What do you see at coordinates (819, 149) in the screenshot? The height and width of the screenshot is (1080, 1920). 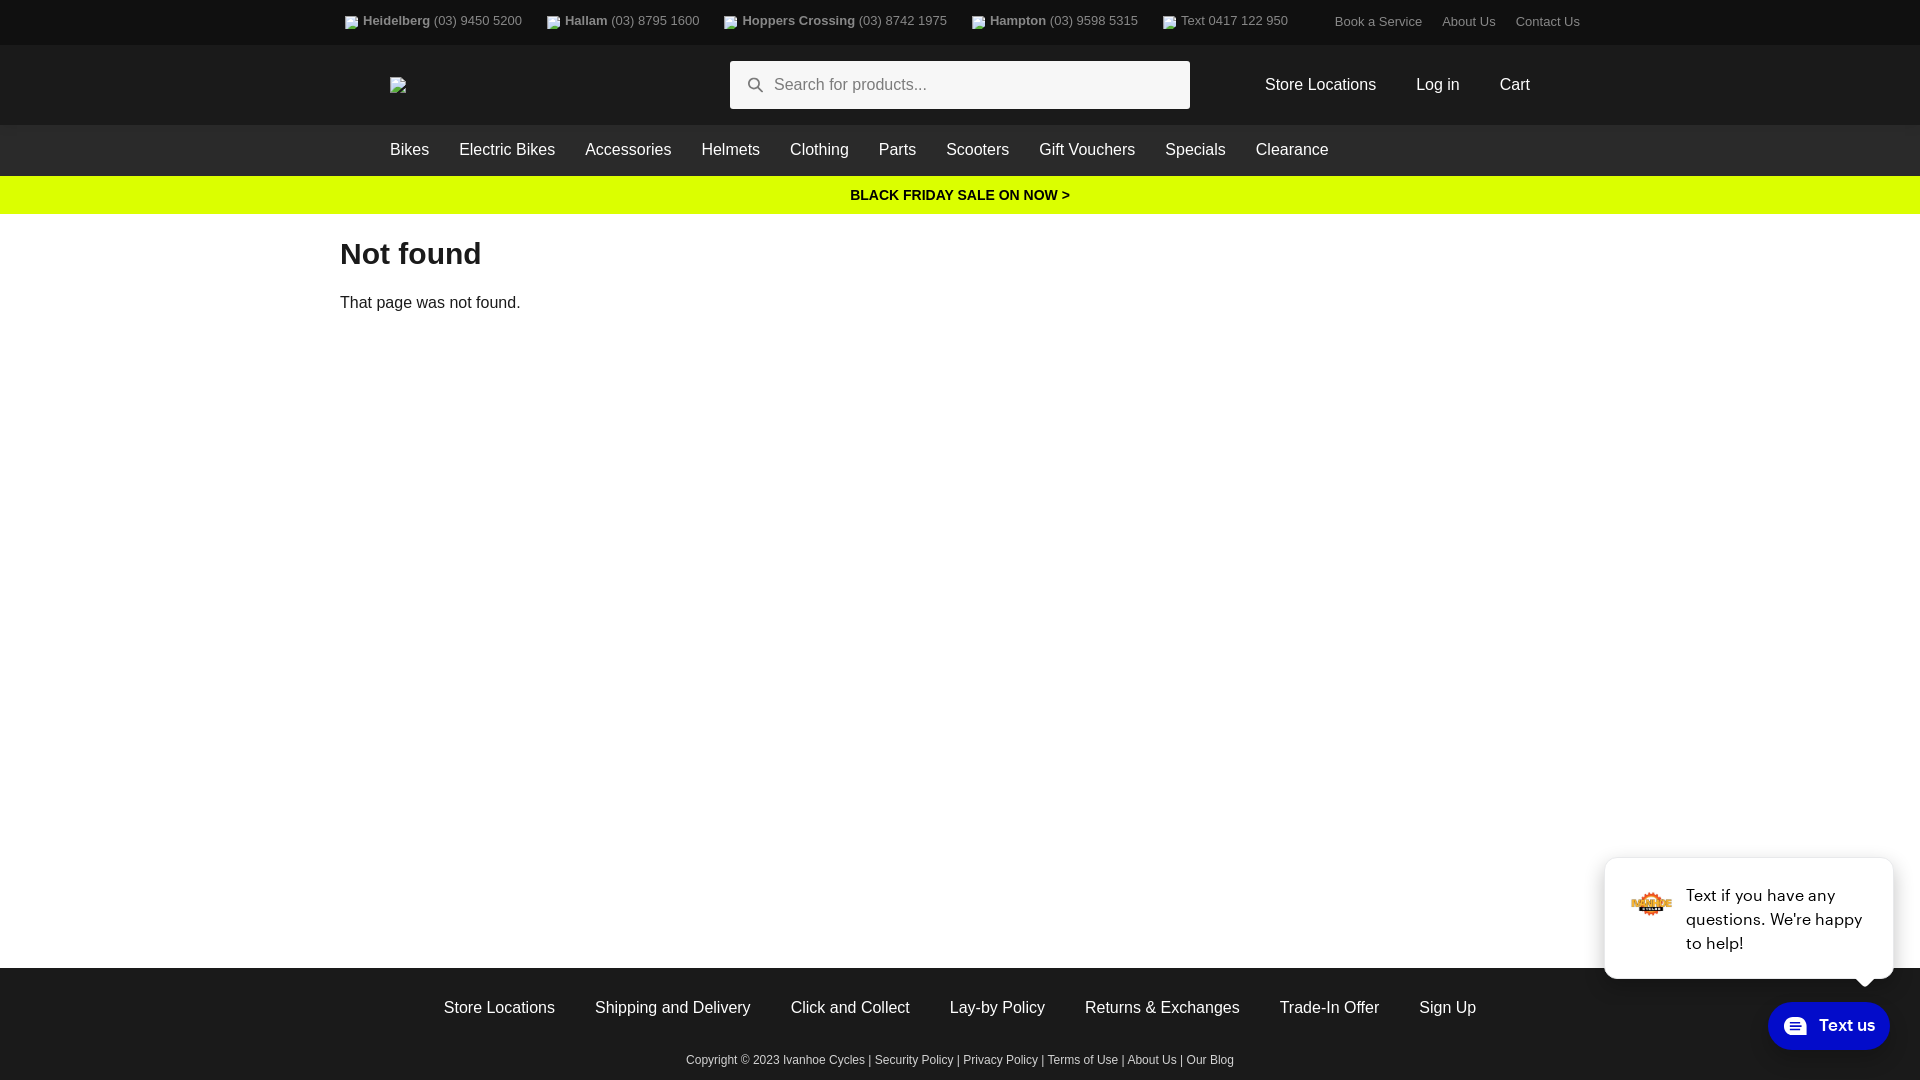 I see `'Clothing'` at bounding box center [819, 149].